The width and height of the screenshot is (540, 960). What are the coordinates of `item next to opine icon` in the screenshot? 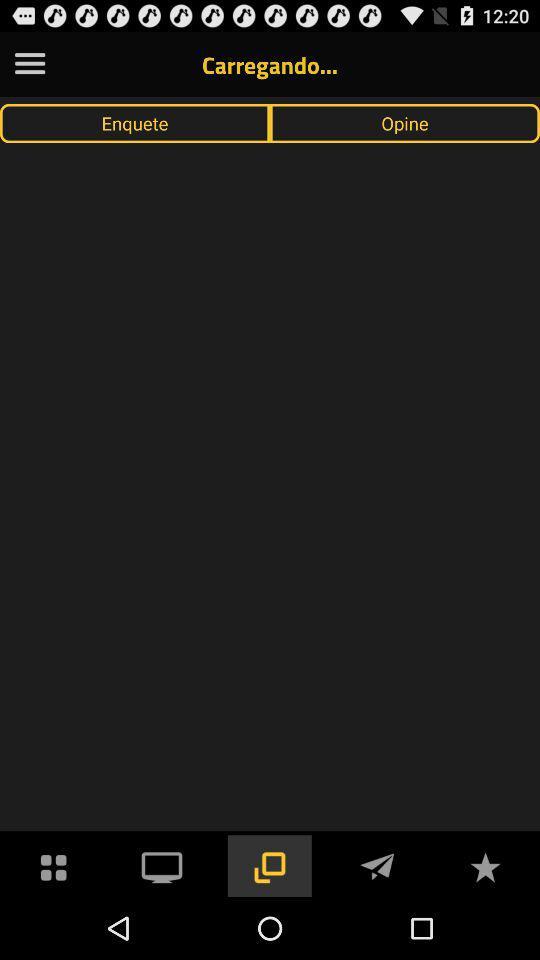 It's located at (135, 122).